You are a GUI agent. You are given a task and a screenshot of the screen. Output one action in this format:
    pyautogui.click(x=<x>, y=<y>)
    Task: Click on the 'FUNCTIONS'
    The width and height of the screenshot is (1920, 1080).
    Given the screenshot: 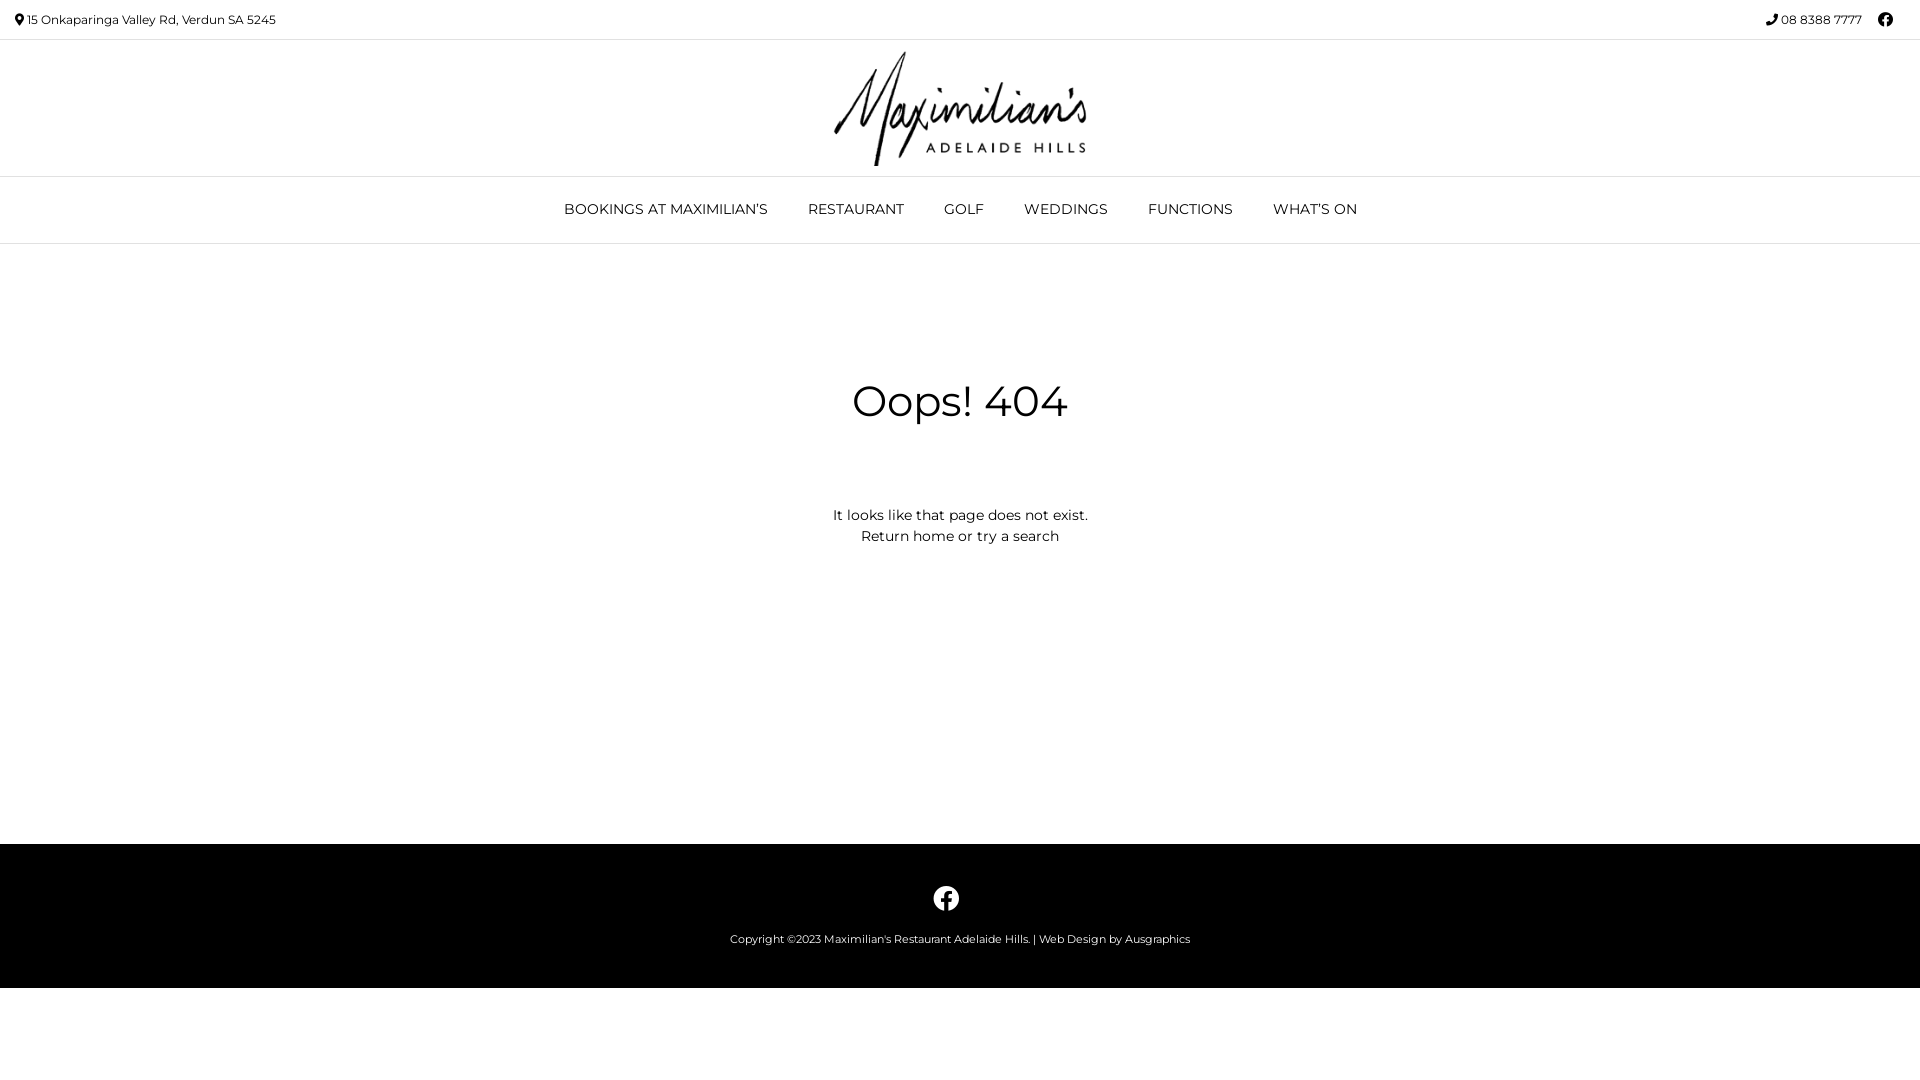 What is the action you would take?
    pyautogui.click(x=1128, y=209)
    